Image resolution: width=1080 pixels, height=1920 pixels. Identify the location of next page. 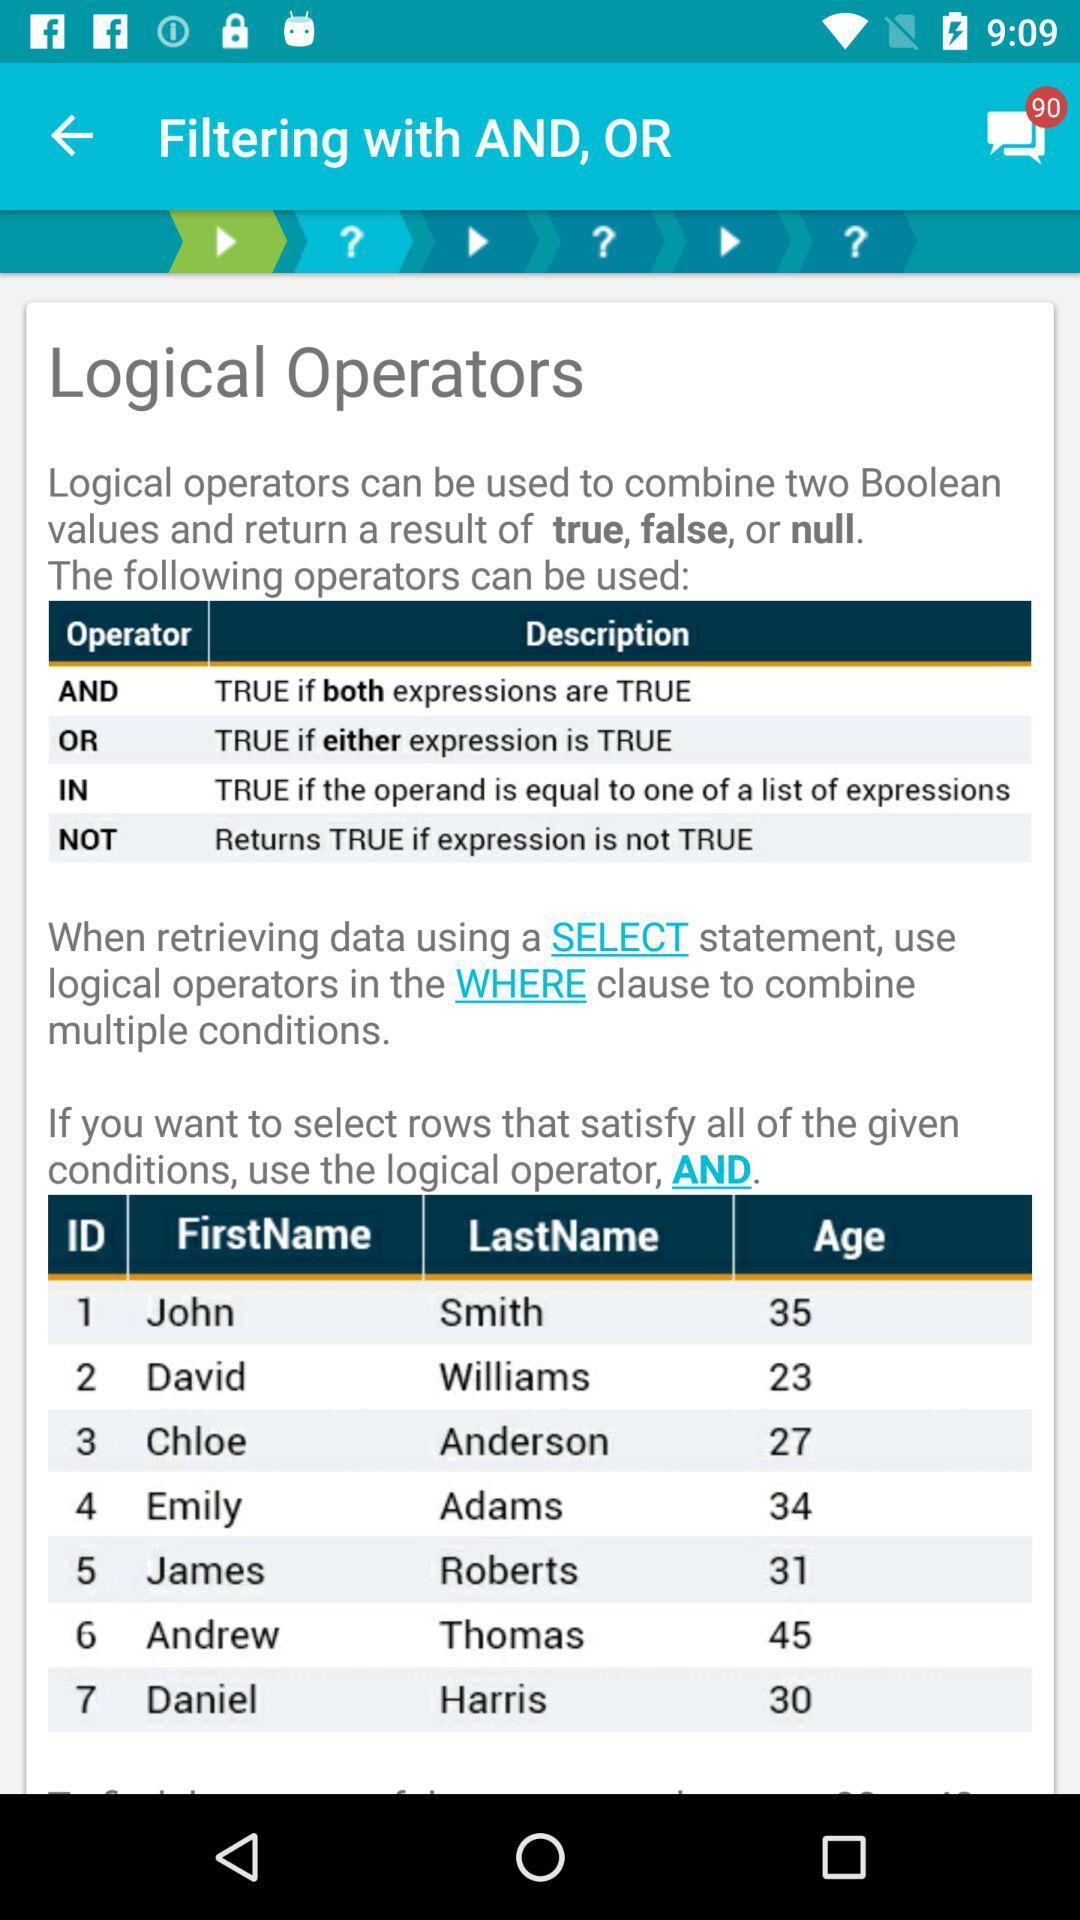
(224, 240).